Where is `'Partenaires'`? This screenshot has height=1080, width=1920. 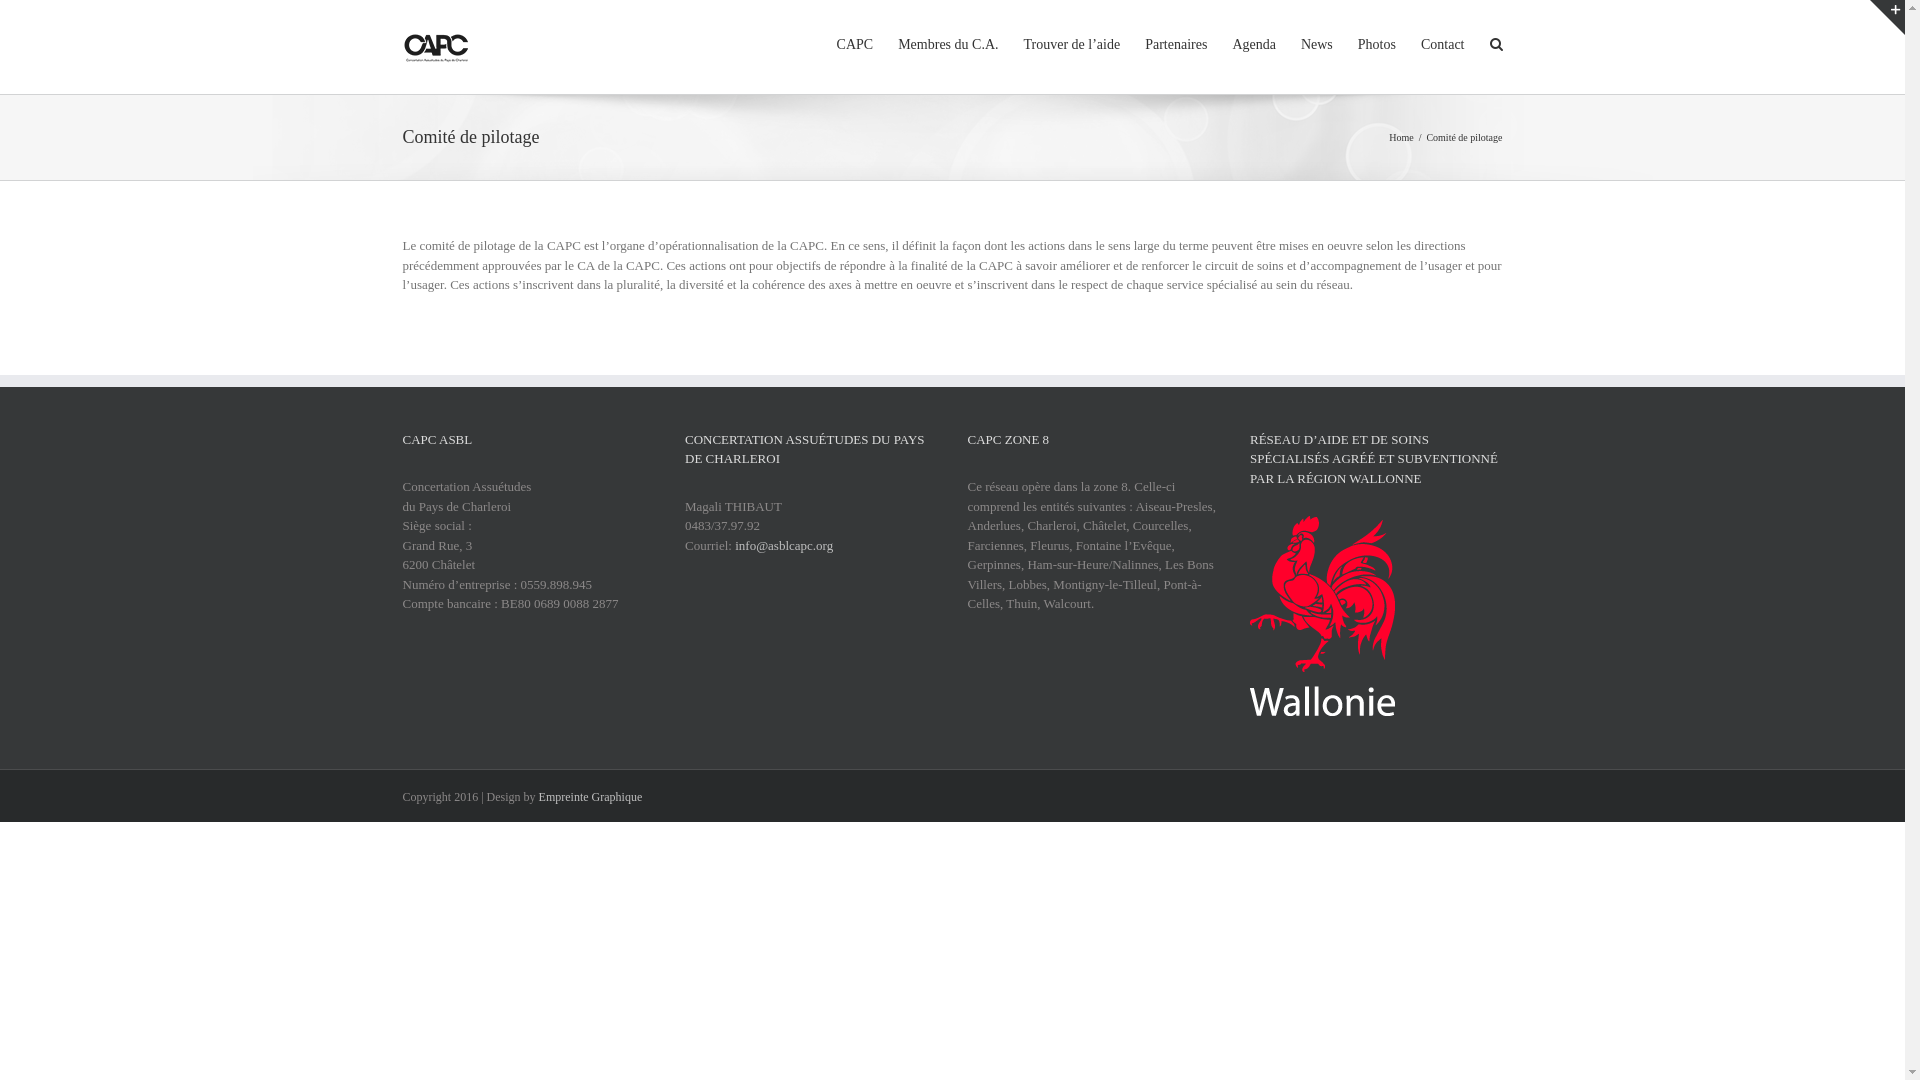 'Partenaires' is located at coordinates (1145, 42).